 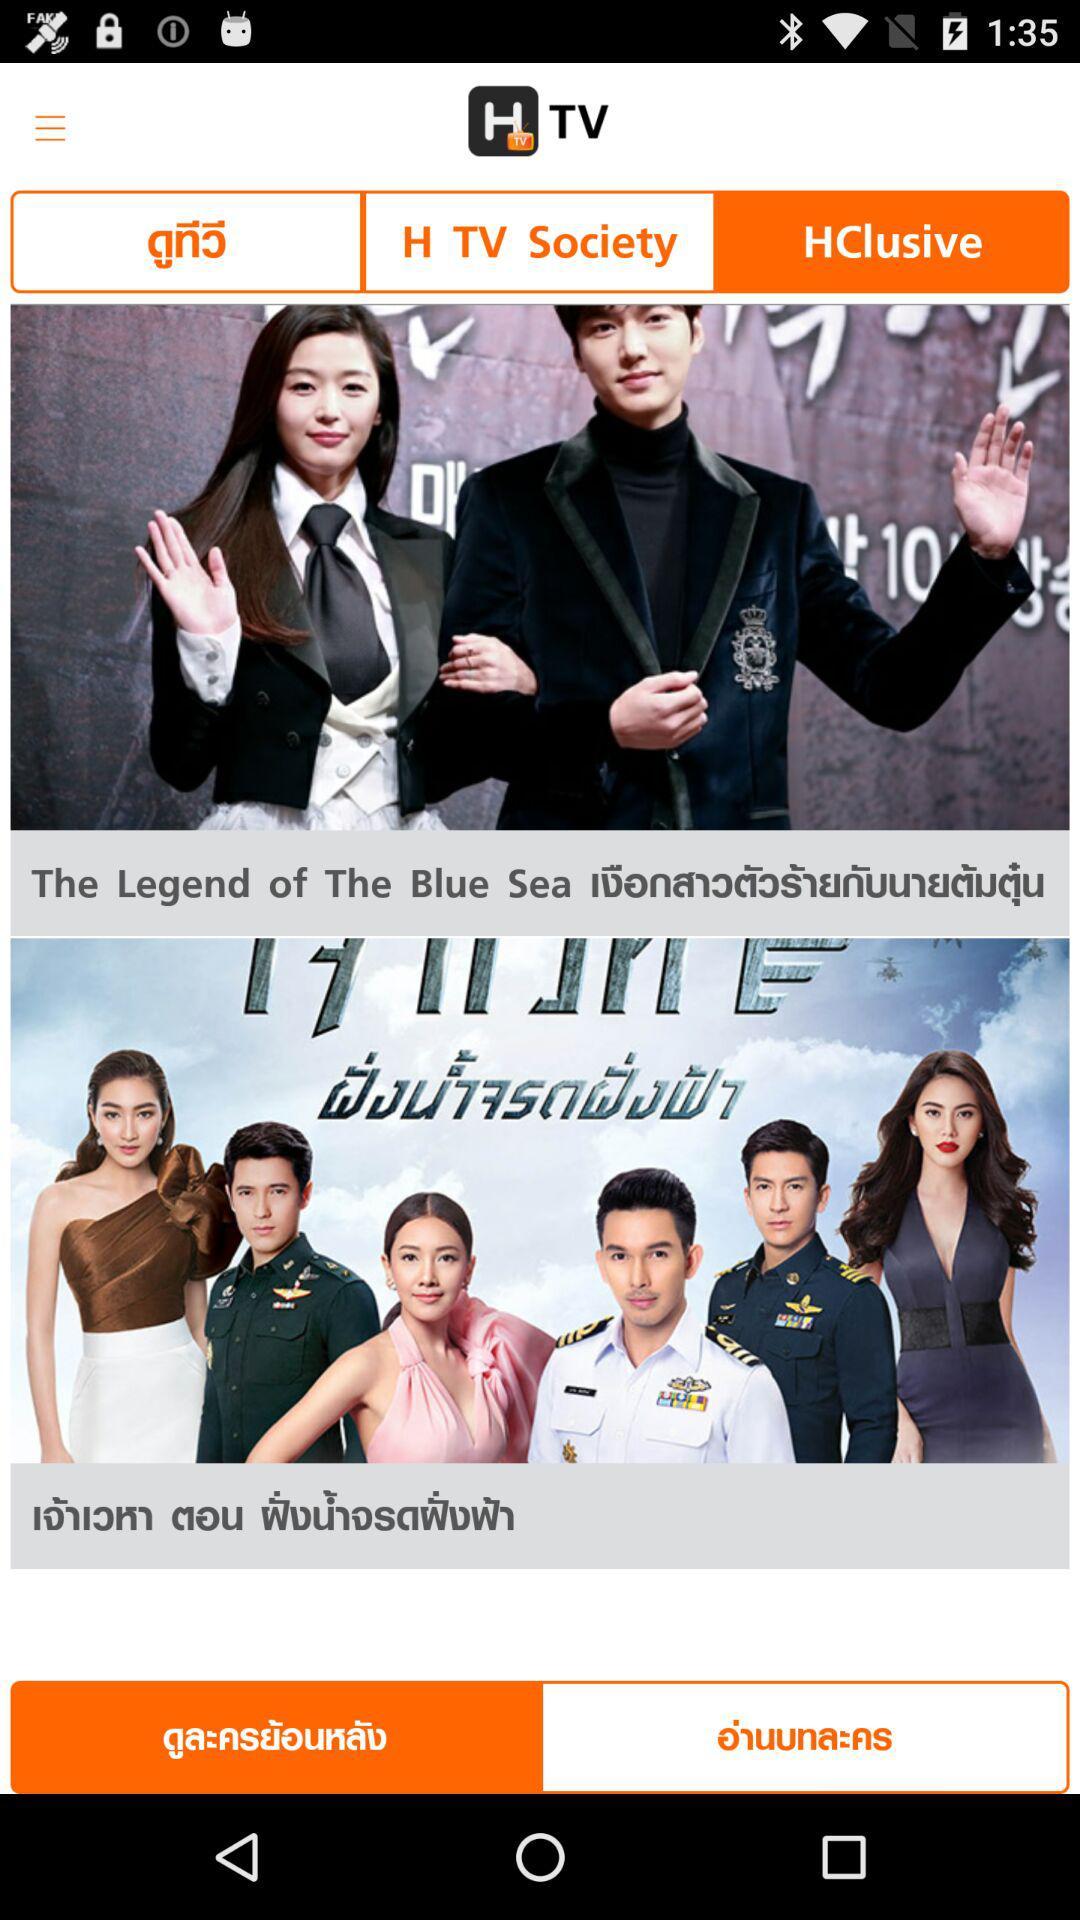 I want to click on the menu icon which is on top left corner, so click(x=43, y=120).